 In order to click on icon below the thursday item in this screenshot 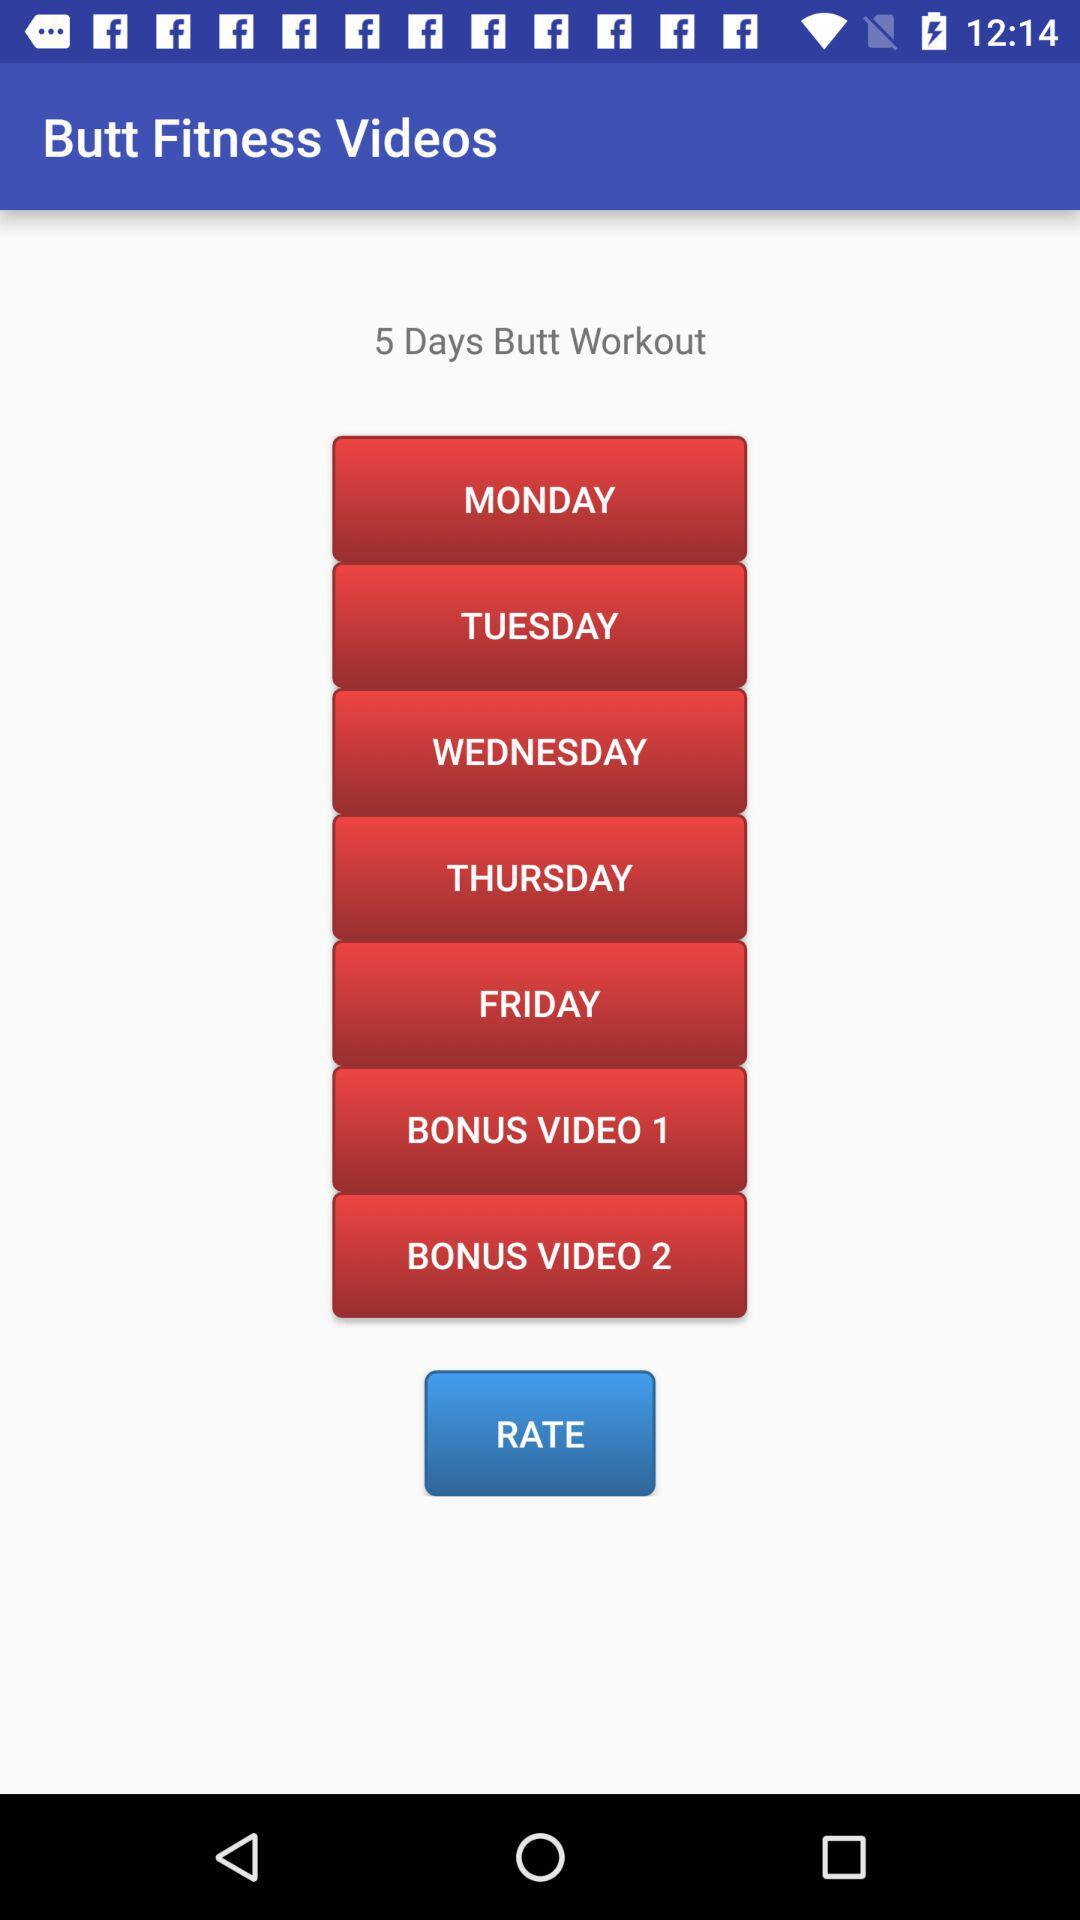, I will do `click(538, 1002)`.